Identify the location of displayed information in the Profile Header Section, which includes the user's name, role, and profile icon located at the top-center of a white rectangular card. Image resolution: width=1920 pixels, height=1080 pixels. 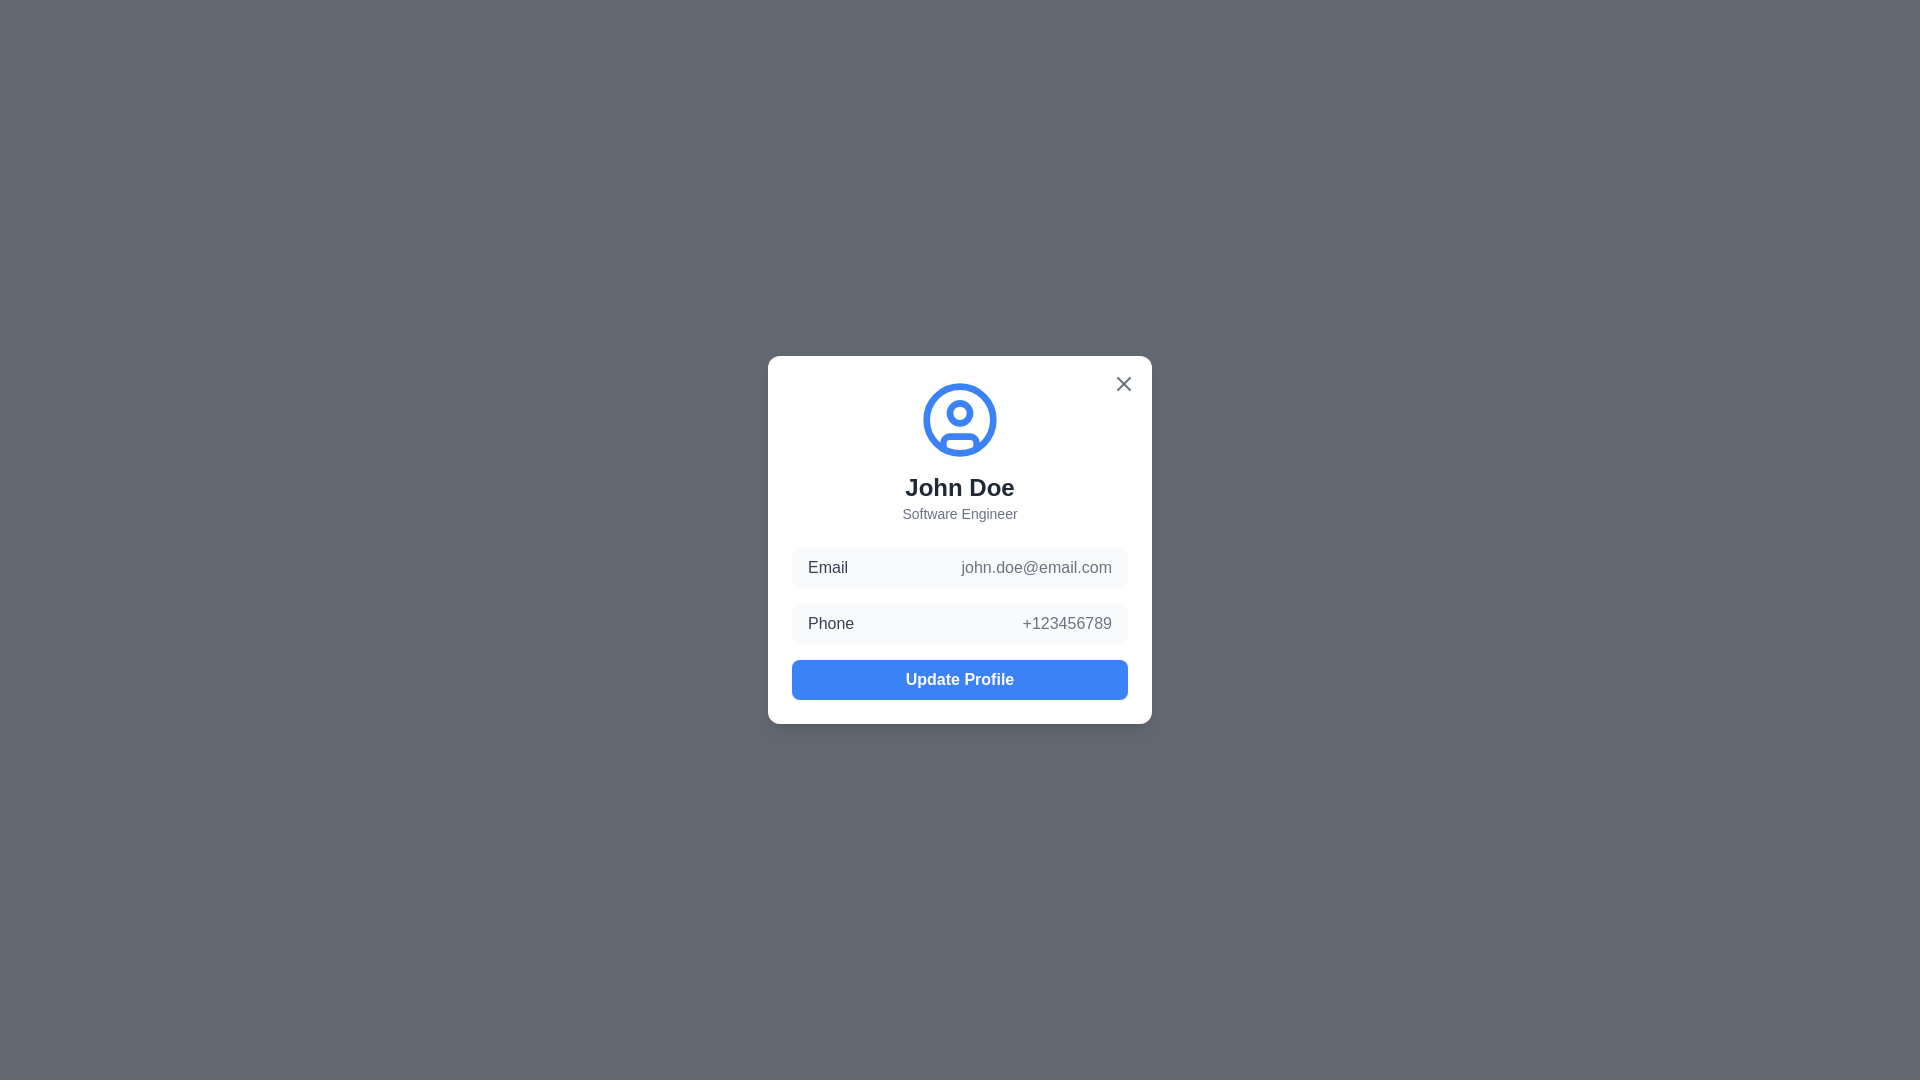
(960, 451).